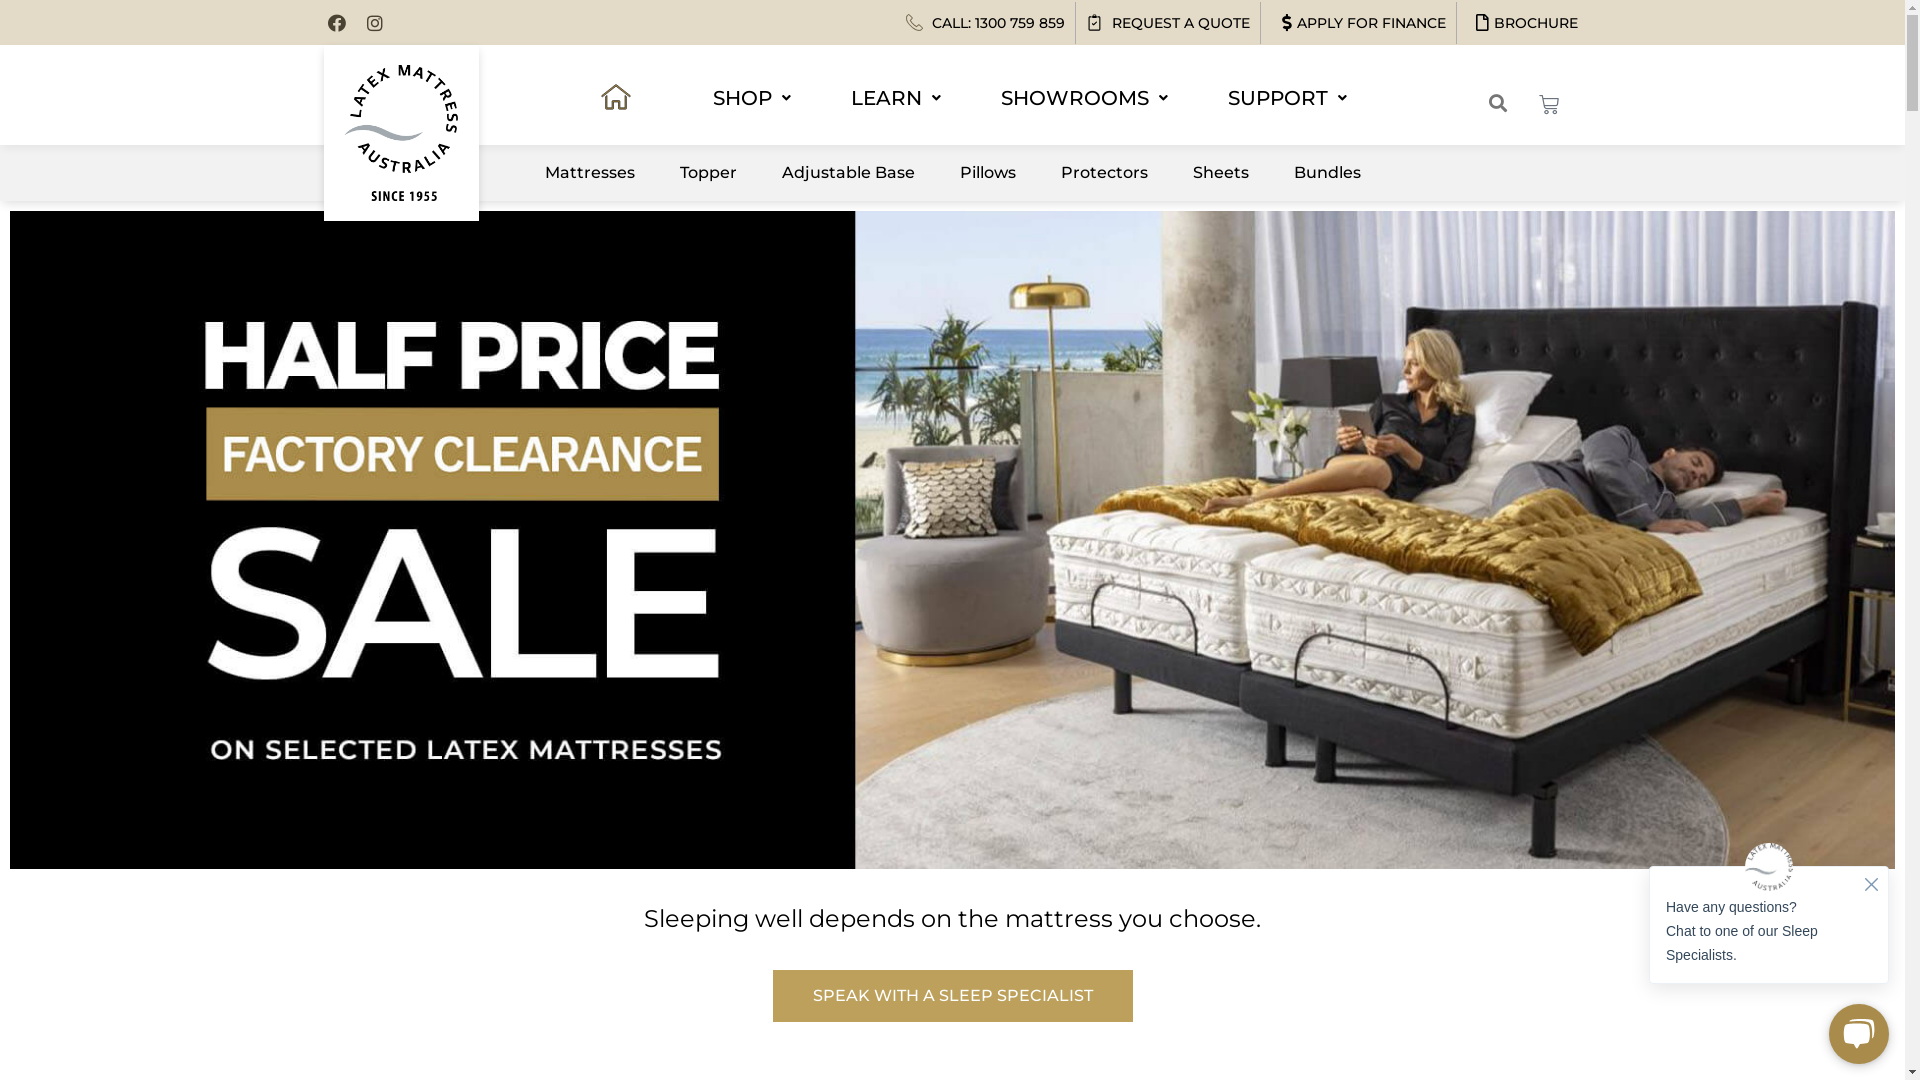 The width and height of the screenshot is (1920, 1080). What do you see at coordinates (1045, 172) in the screenshot?
I see `'Protectors'` at bounding box center [1045, 172].